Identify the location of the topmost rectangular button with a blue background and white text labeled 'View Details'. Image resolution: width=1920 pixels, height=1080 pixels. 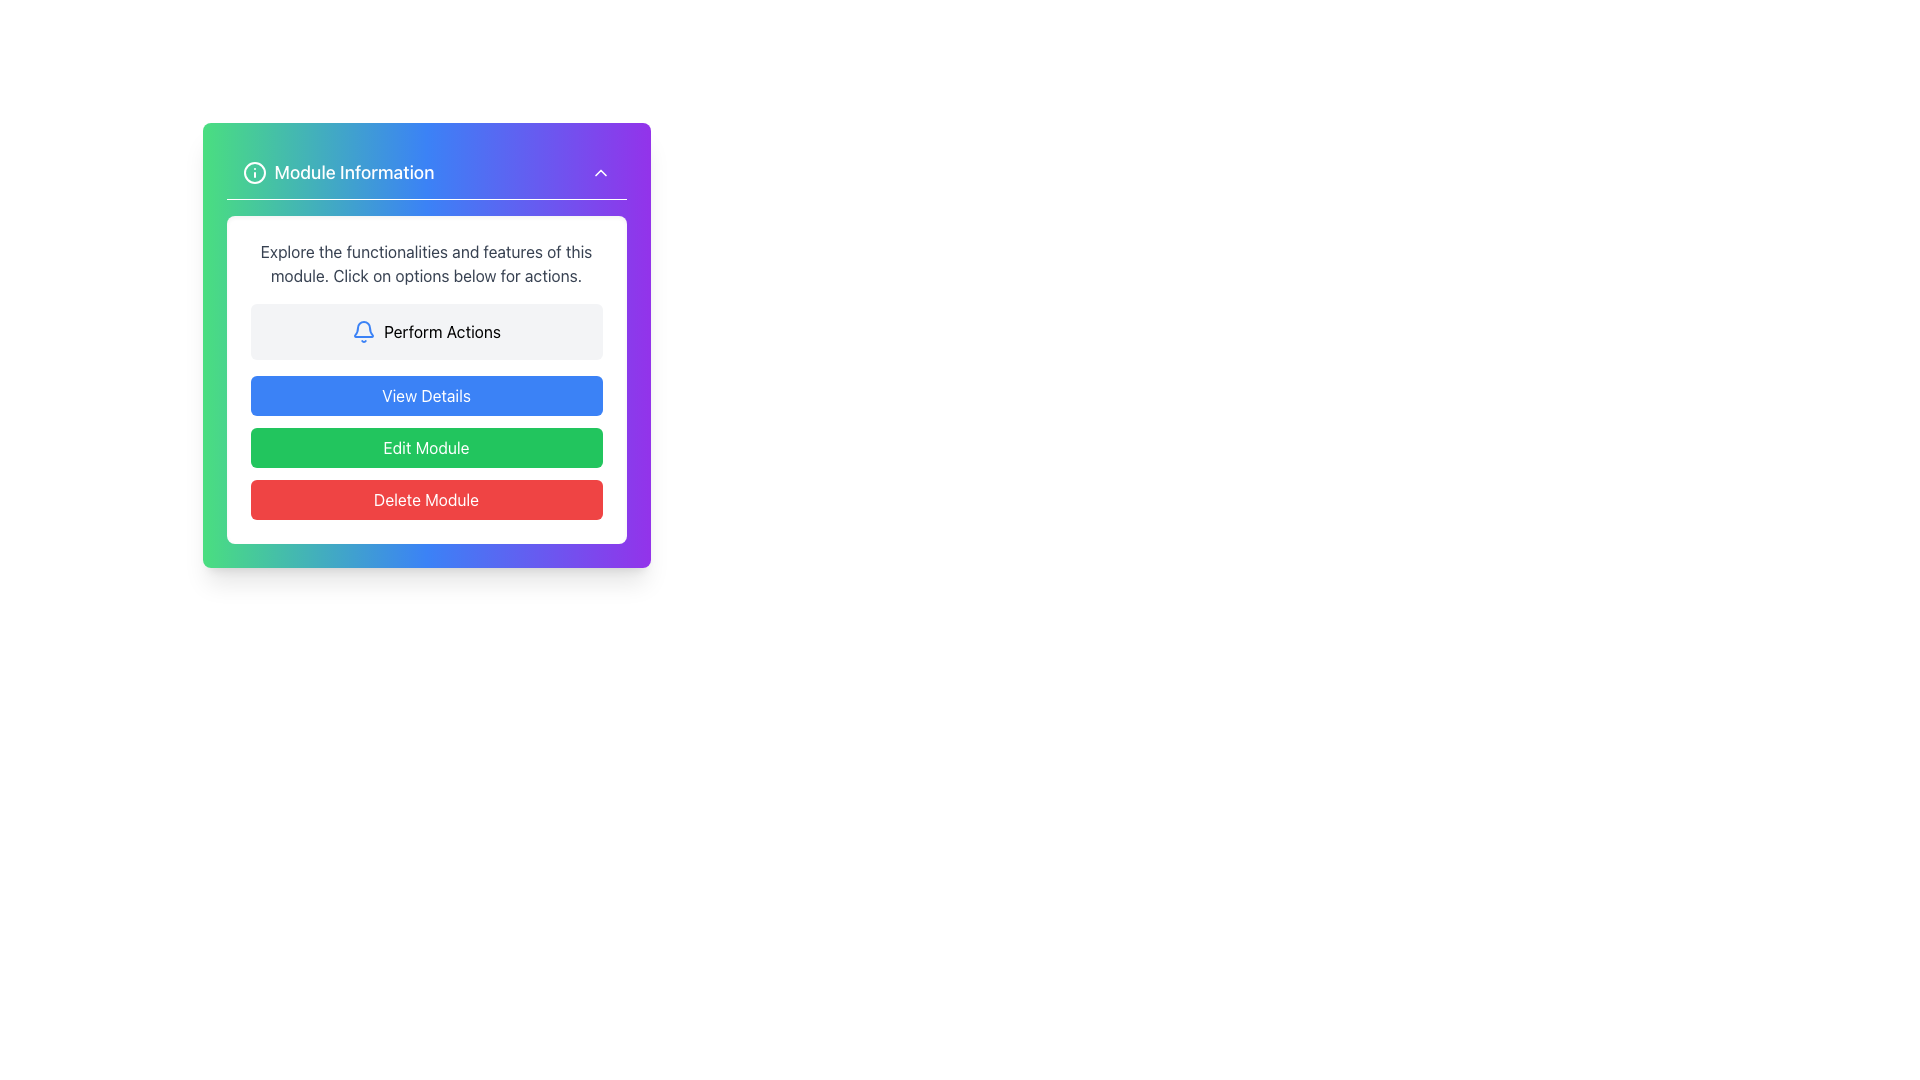
(425, 396).